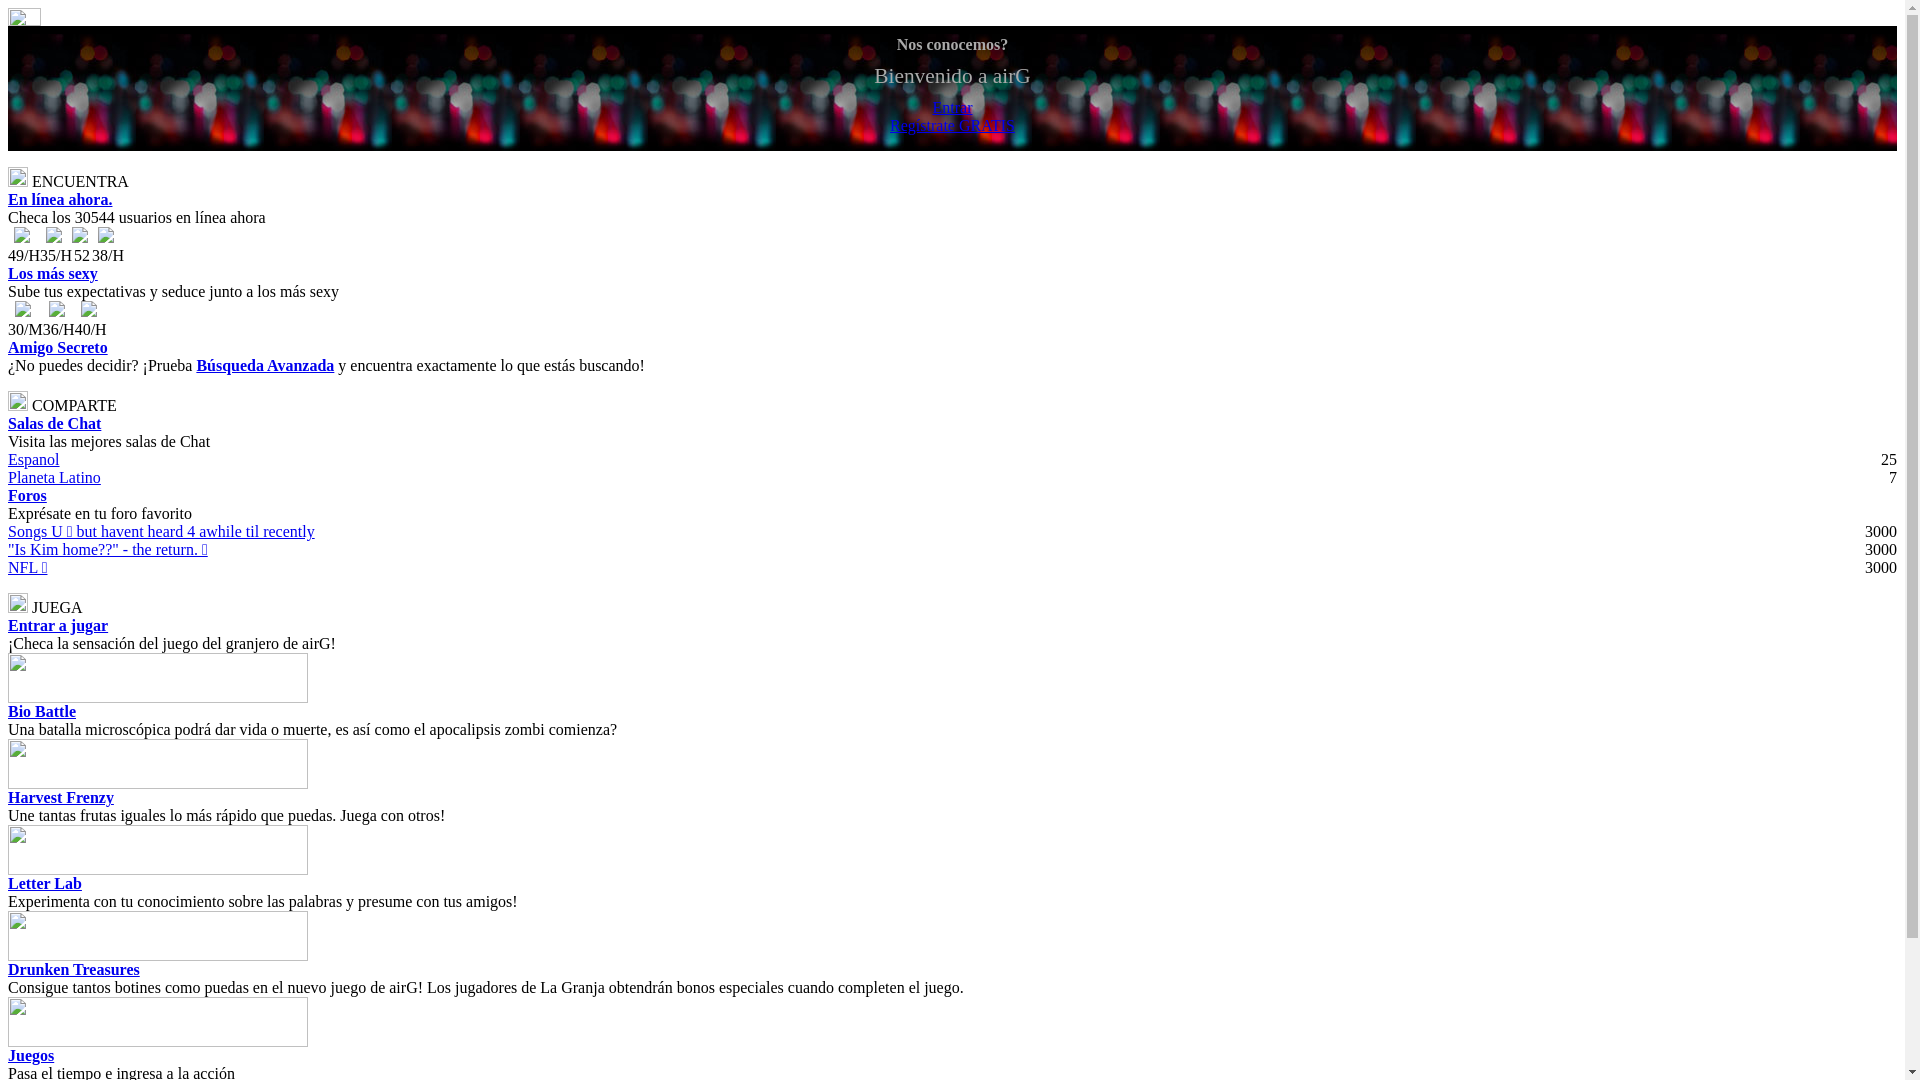 This screenshot has height=1080, width=1920. What do you see at coordinates (54, 422) in the screenshot?
I see `'Salas de Chat'` at bounding box center [54, 422].